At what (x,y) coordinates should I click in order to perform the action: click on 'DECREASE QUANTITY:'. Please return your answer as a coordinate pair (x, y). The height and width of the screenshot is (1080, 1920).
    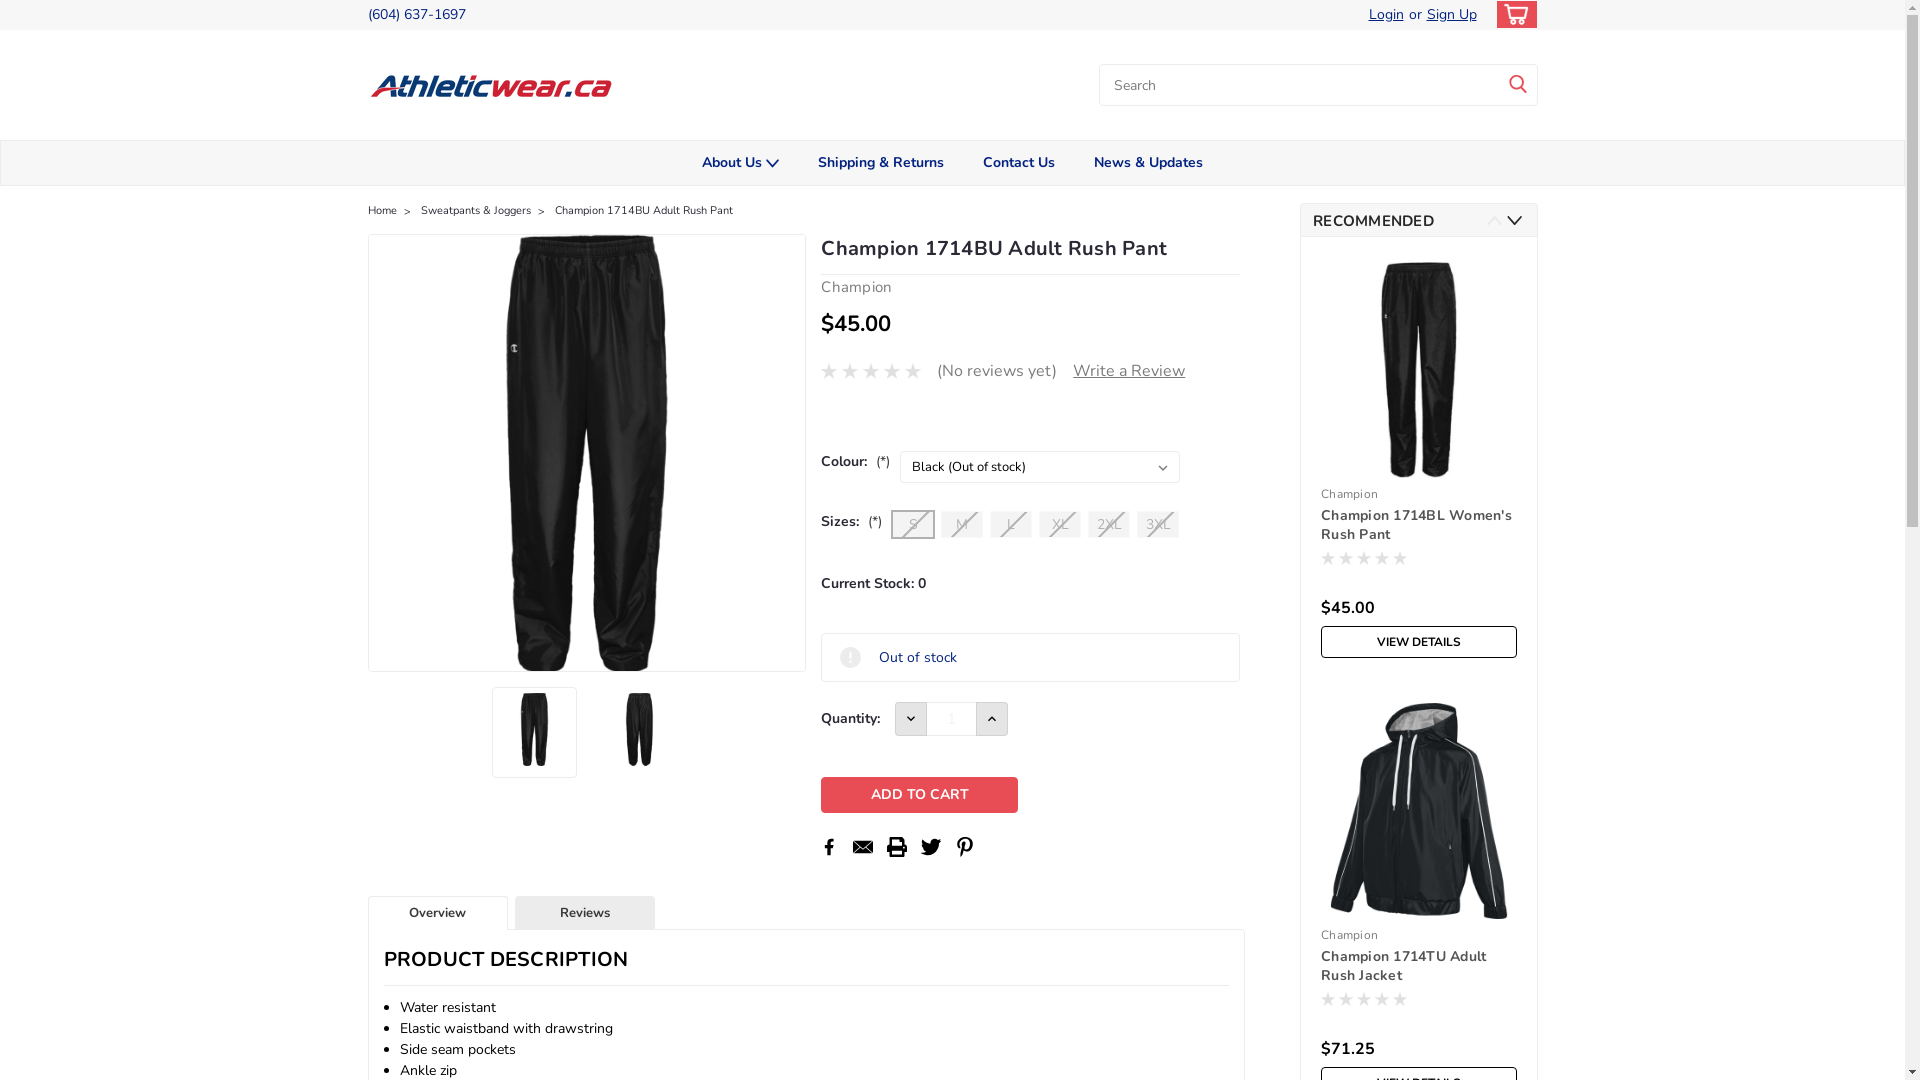
    Looking at the image, I should click on (910, 717).